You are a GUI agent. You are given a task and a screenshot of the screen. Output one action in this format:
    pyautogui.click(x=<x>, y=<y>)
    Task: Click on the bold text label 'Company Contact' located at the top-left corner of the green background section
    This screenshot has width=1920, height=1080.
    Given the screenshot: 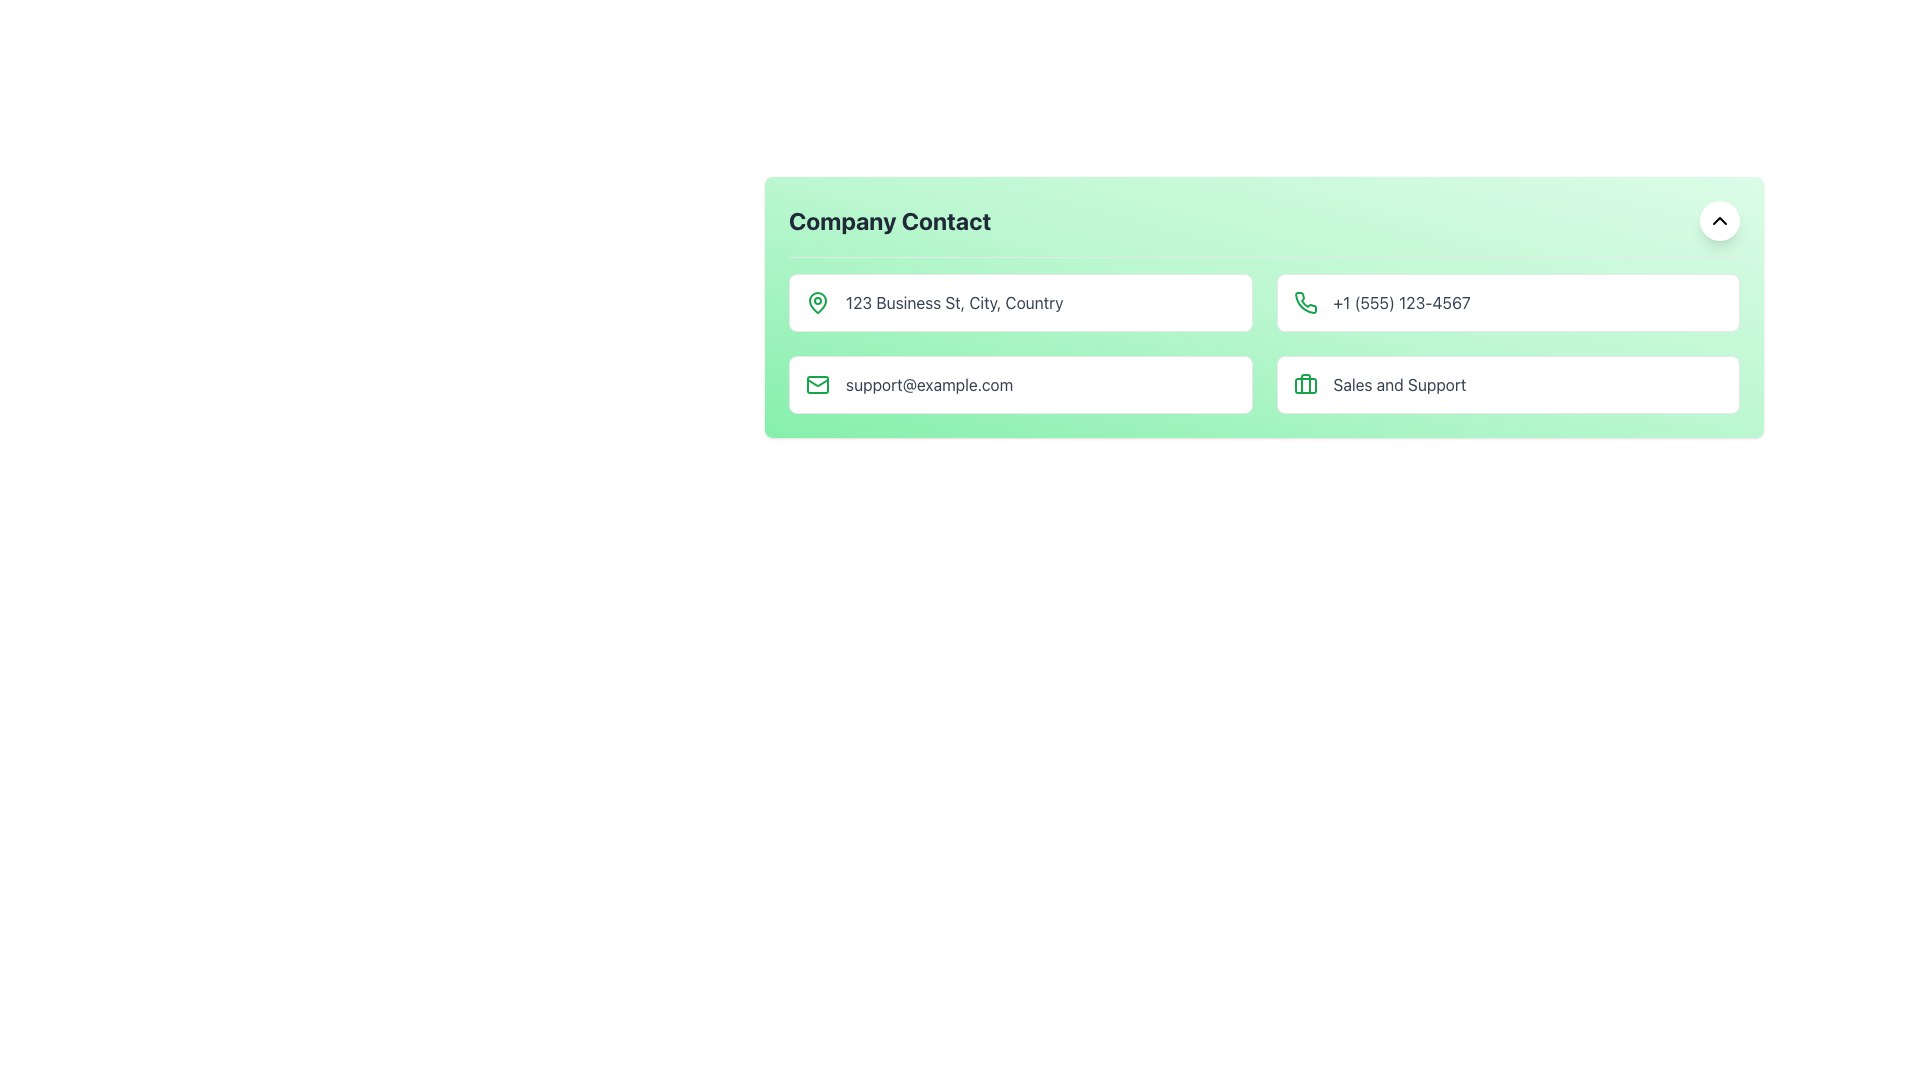 What is the action you would take?
    pyautogui.click(x=889, y=220)
    